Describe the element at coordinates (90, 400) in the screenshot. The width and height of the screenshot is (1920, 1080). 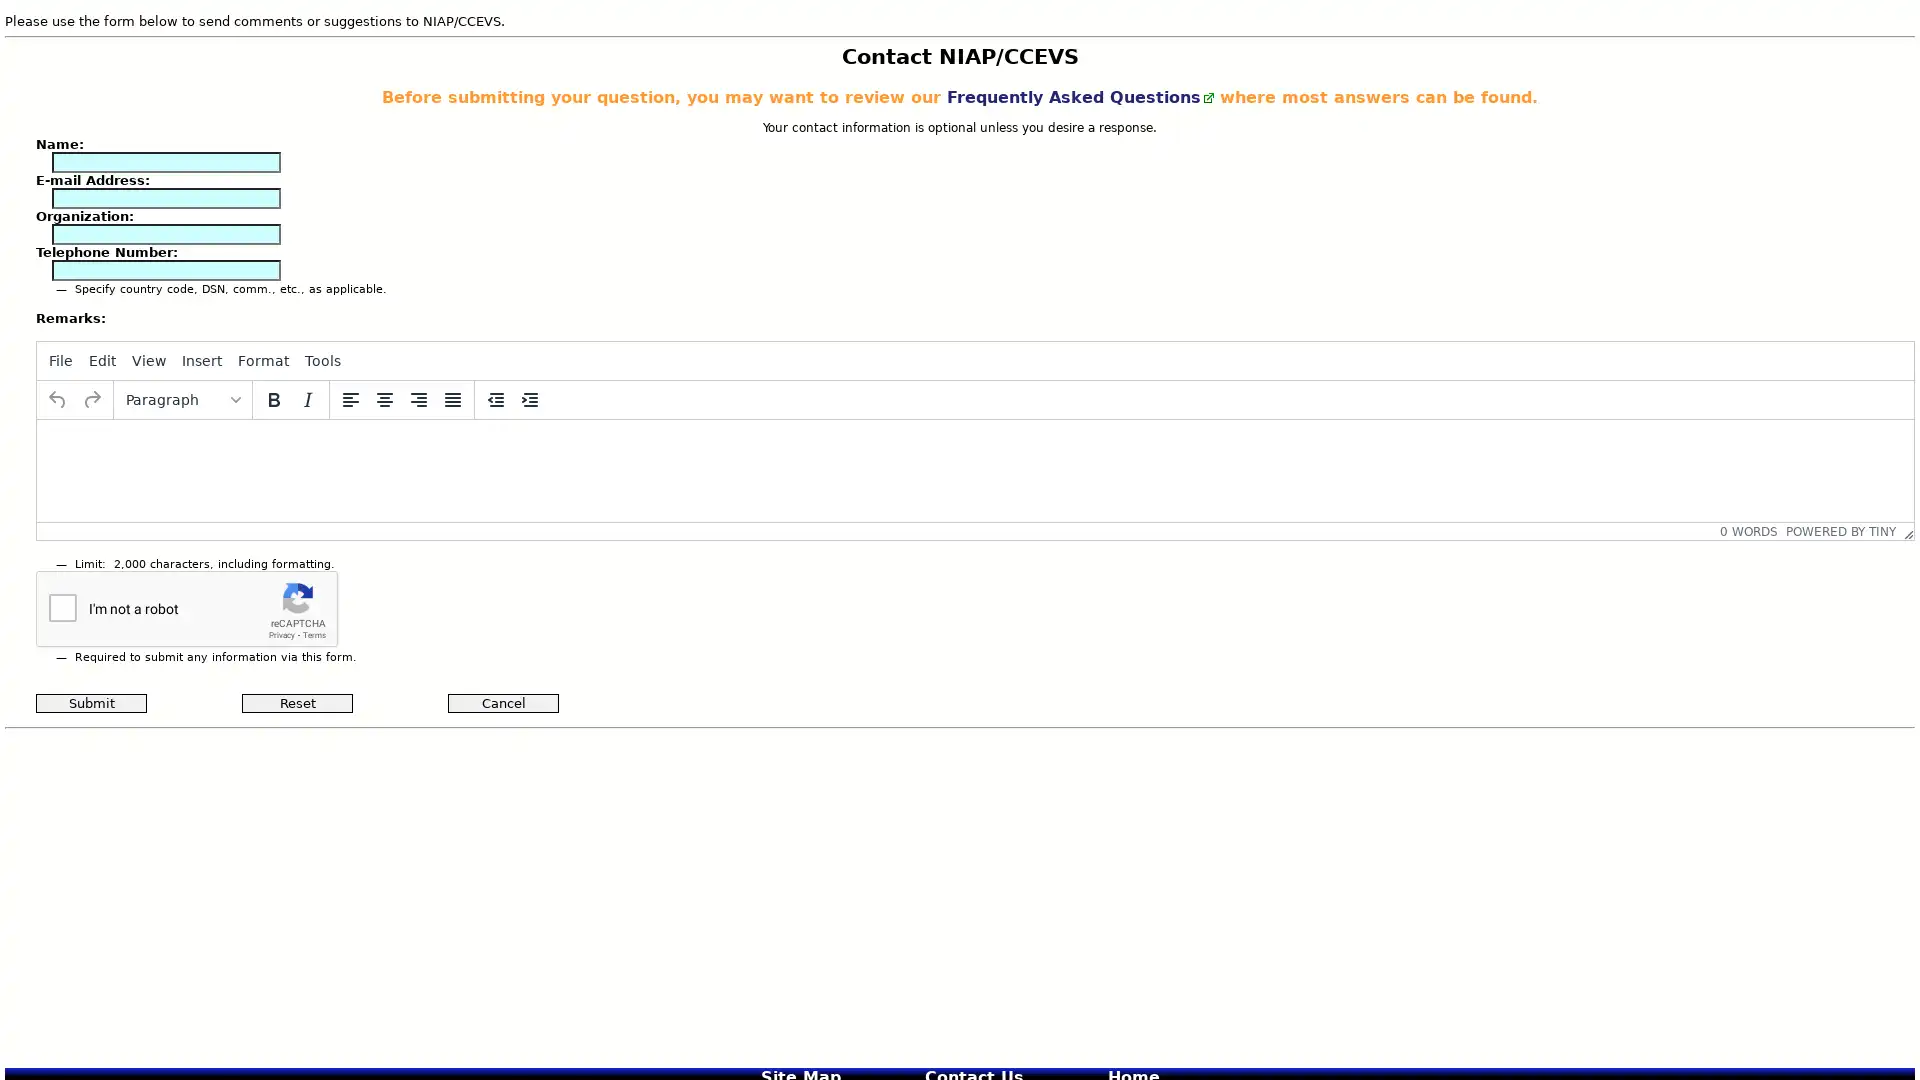
I see `Redo` at that location.